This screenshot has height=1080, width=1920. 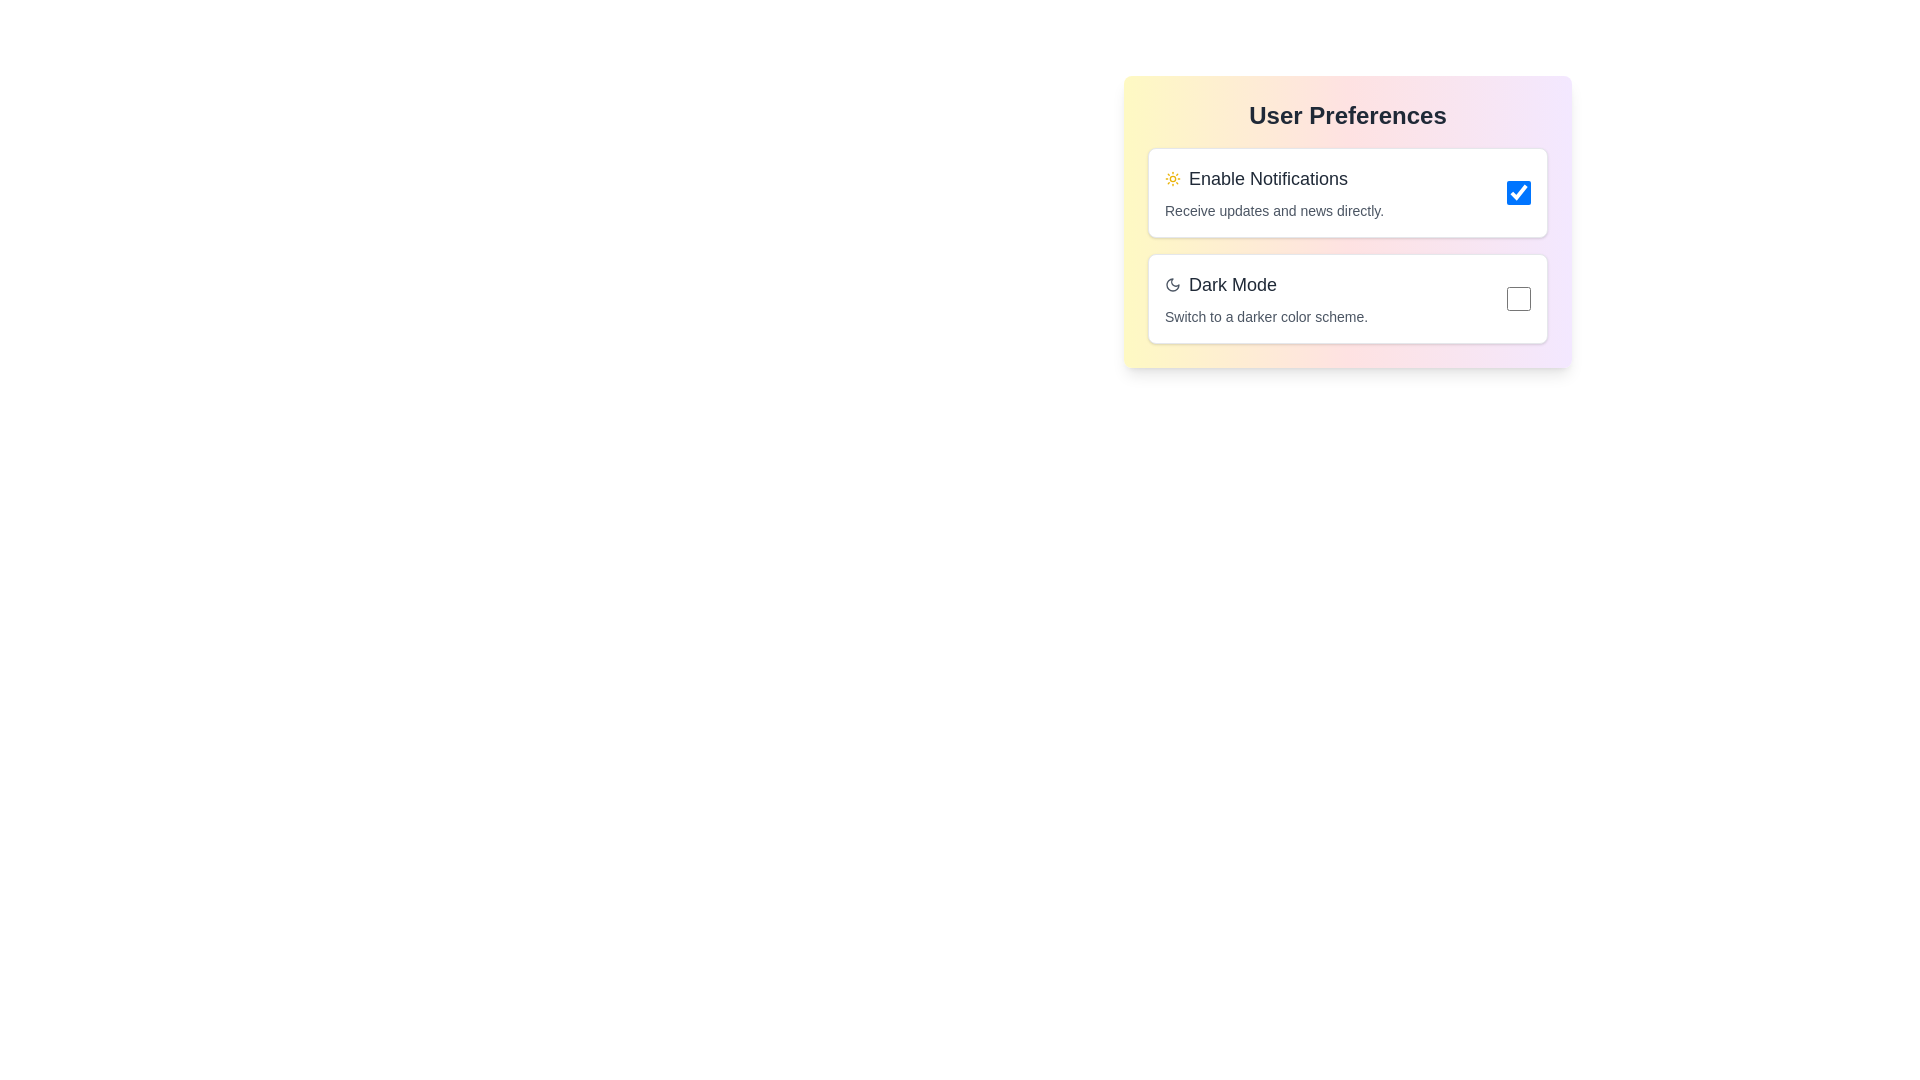 What do you see at coordinates (1232, 285) in the screenshot?
I see `'Dark Mode' text label within the User Preferences panel, which is styled in a large gray font and is the second selectable option after 'Enable Notifications'` at bounding box center [1232, 285].